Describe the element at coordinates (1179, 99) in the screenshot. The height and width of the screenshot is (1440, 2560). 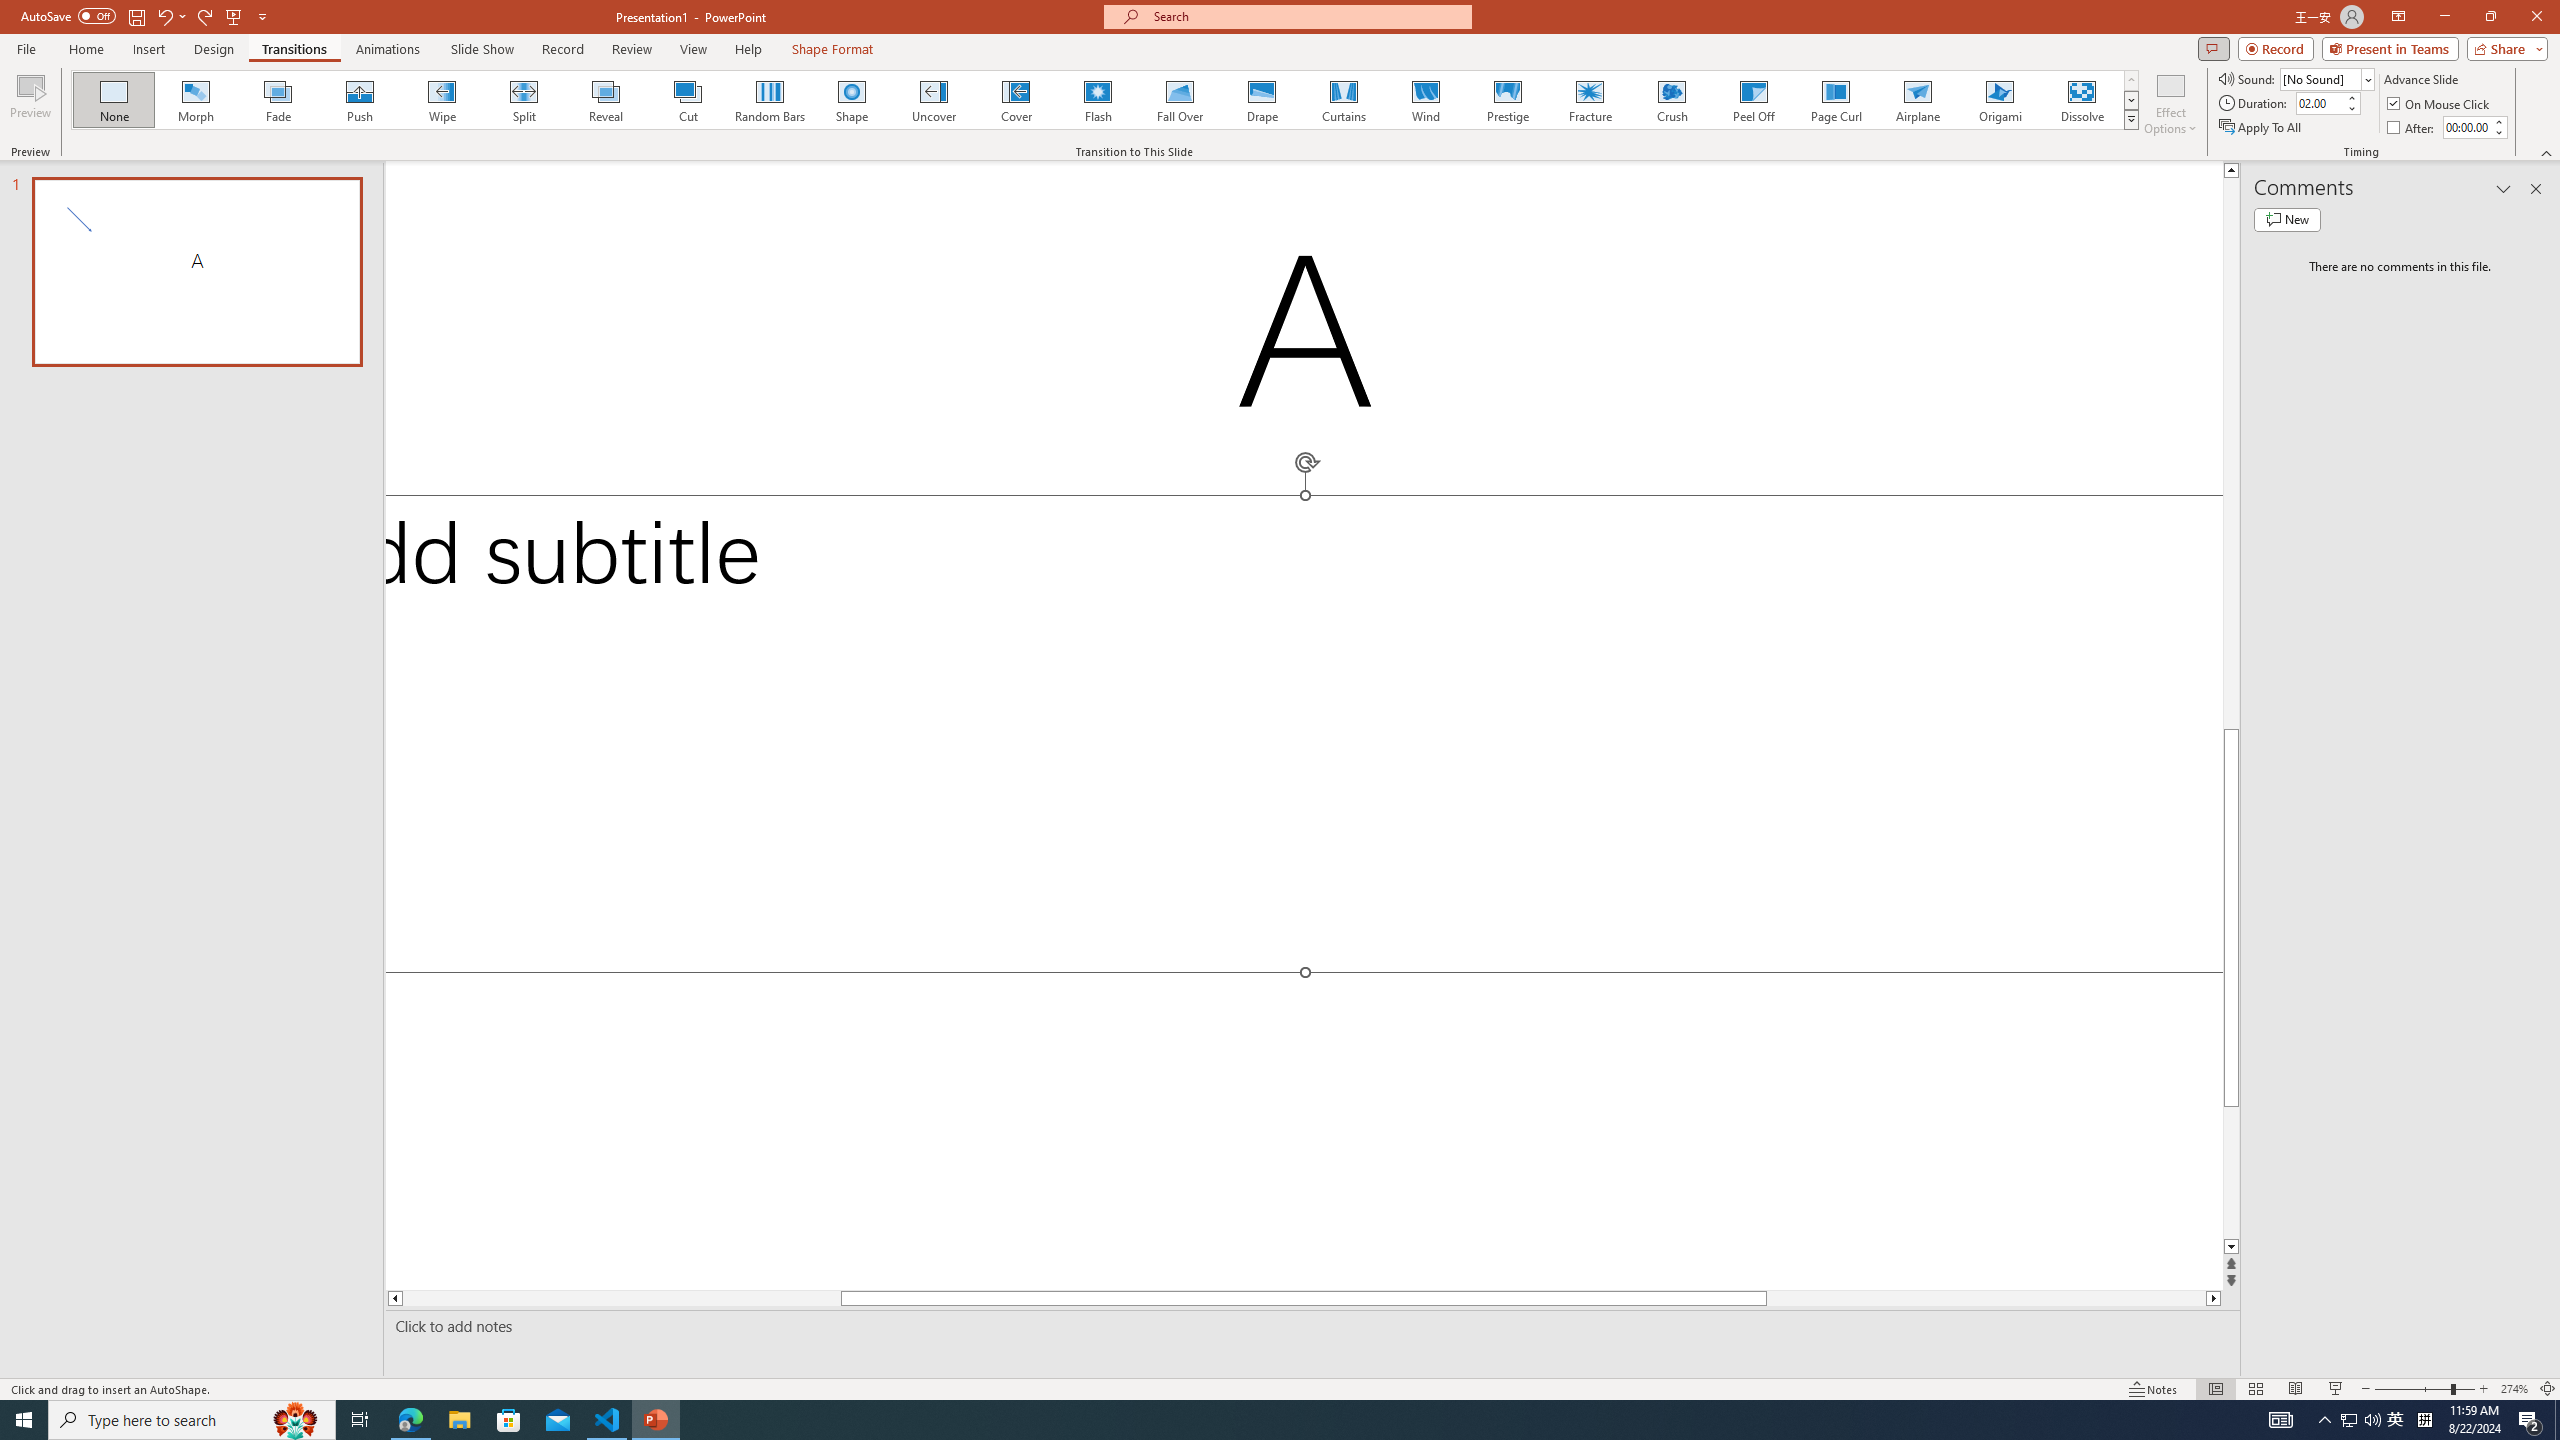
I see `'Fall Over'` at that location.